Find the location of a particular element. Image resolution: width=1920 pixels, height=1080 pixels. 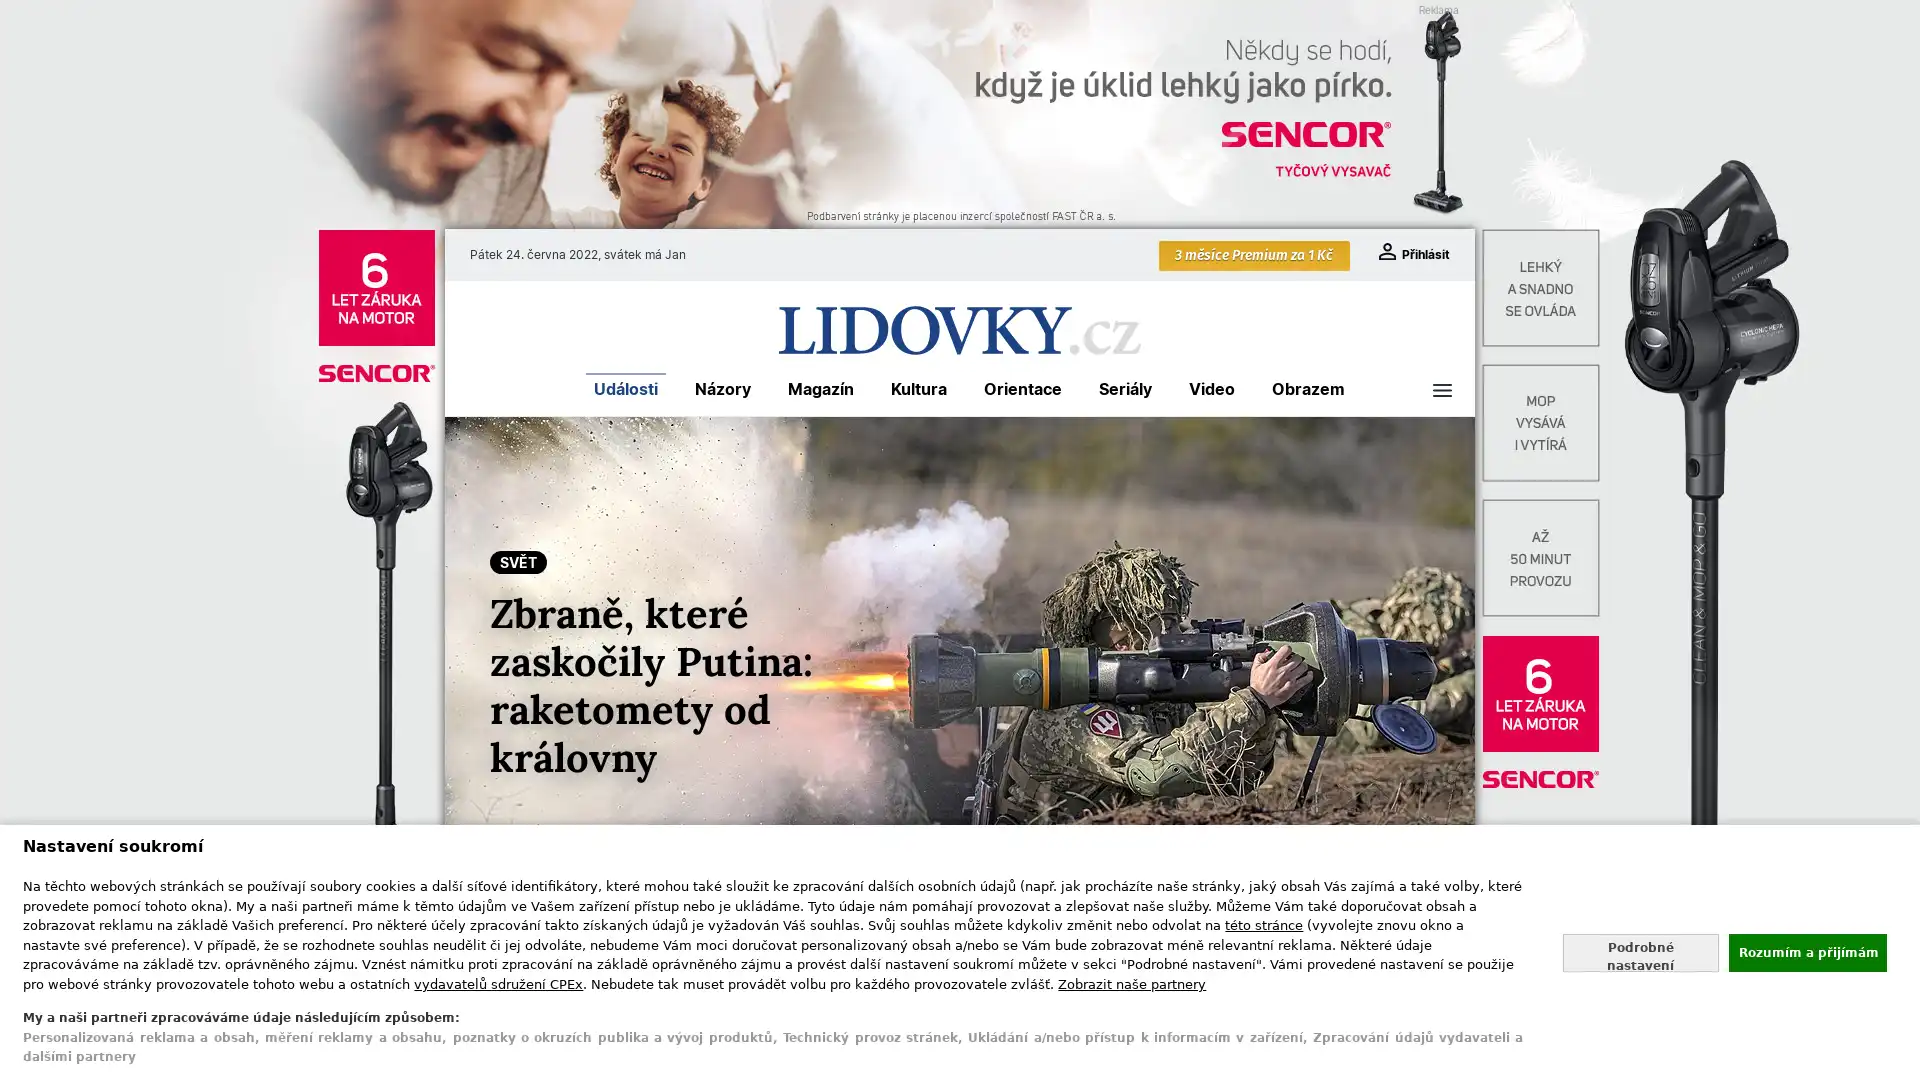

Souhlasit s nasim zpracovanim udaju a zavrit is located at coordinates (1806, 951).